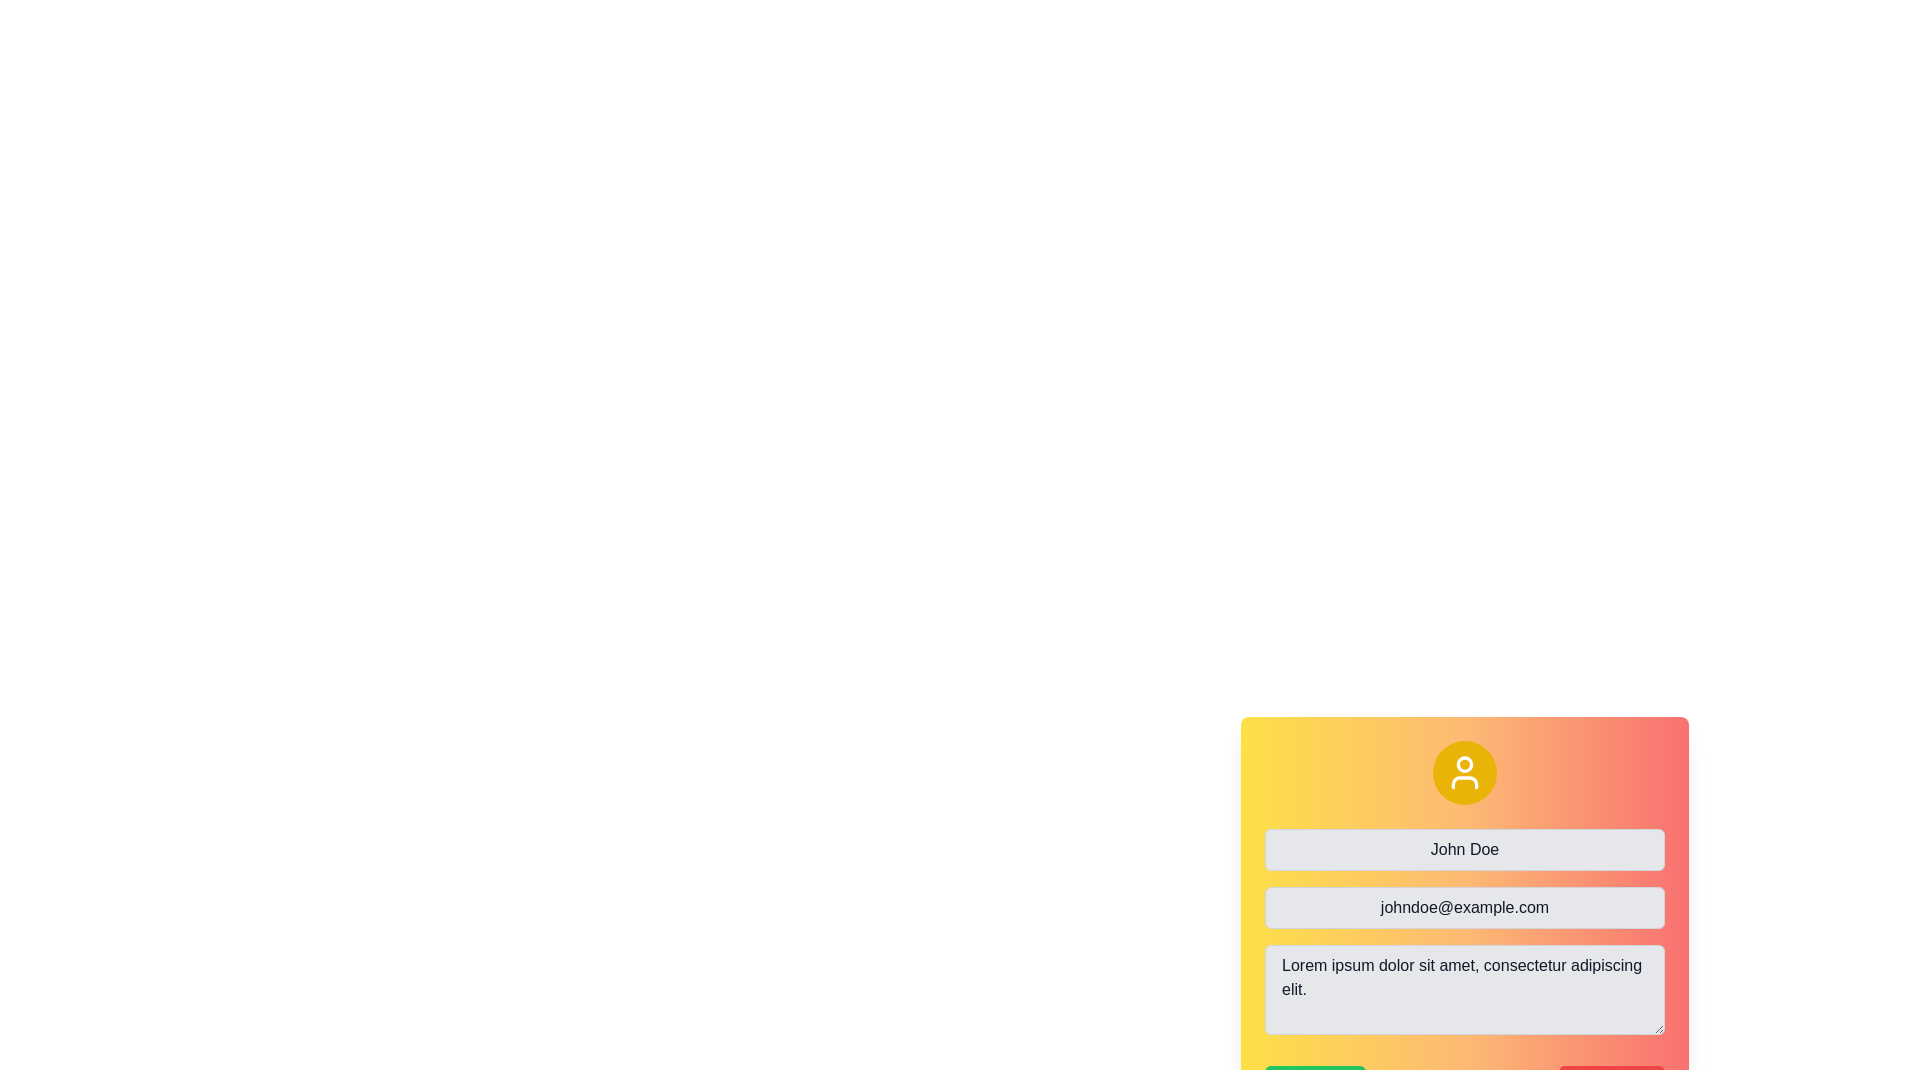 The height and width of the screenshot is (1080, 1920). I want to click on the yellow circular icon with a white user symbol, which is centrally located at the top section of a rectangular card, so click(1464, 771).